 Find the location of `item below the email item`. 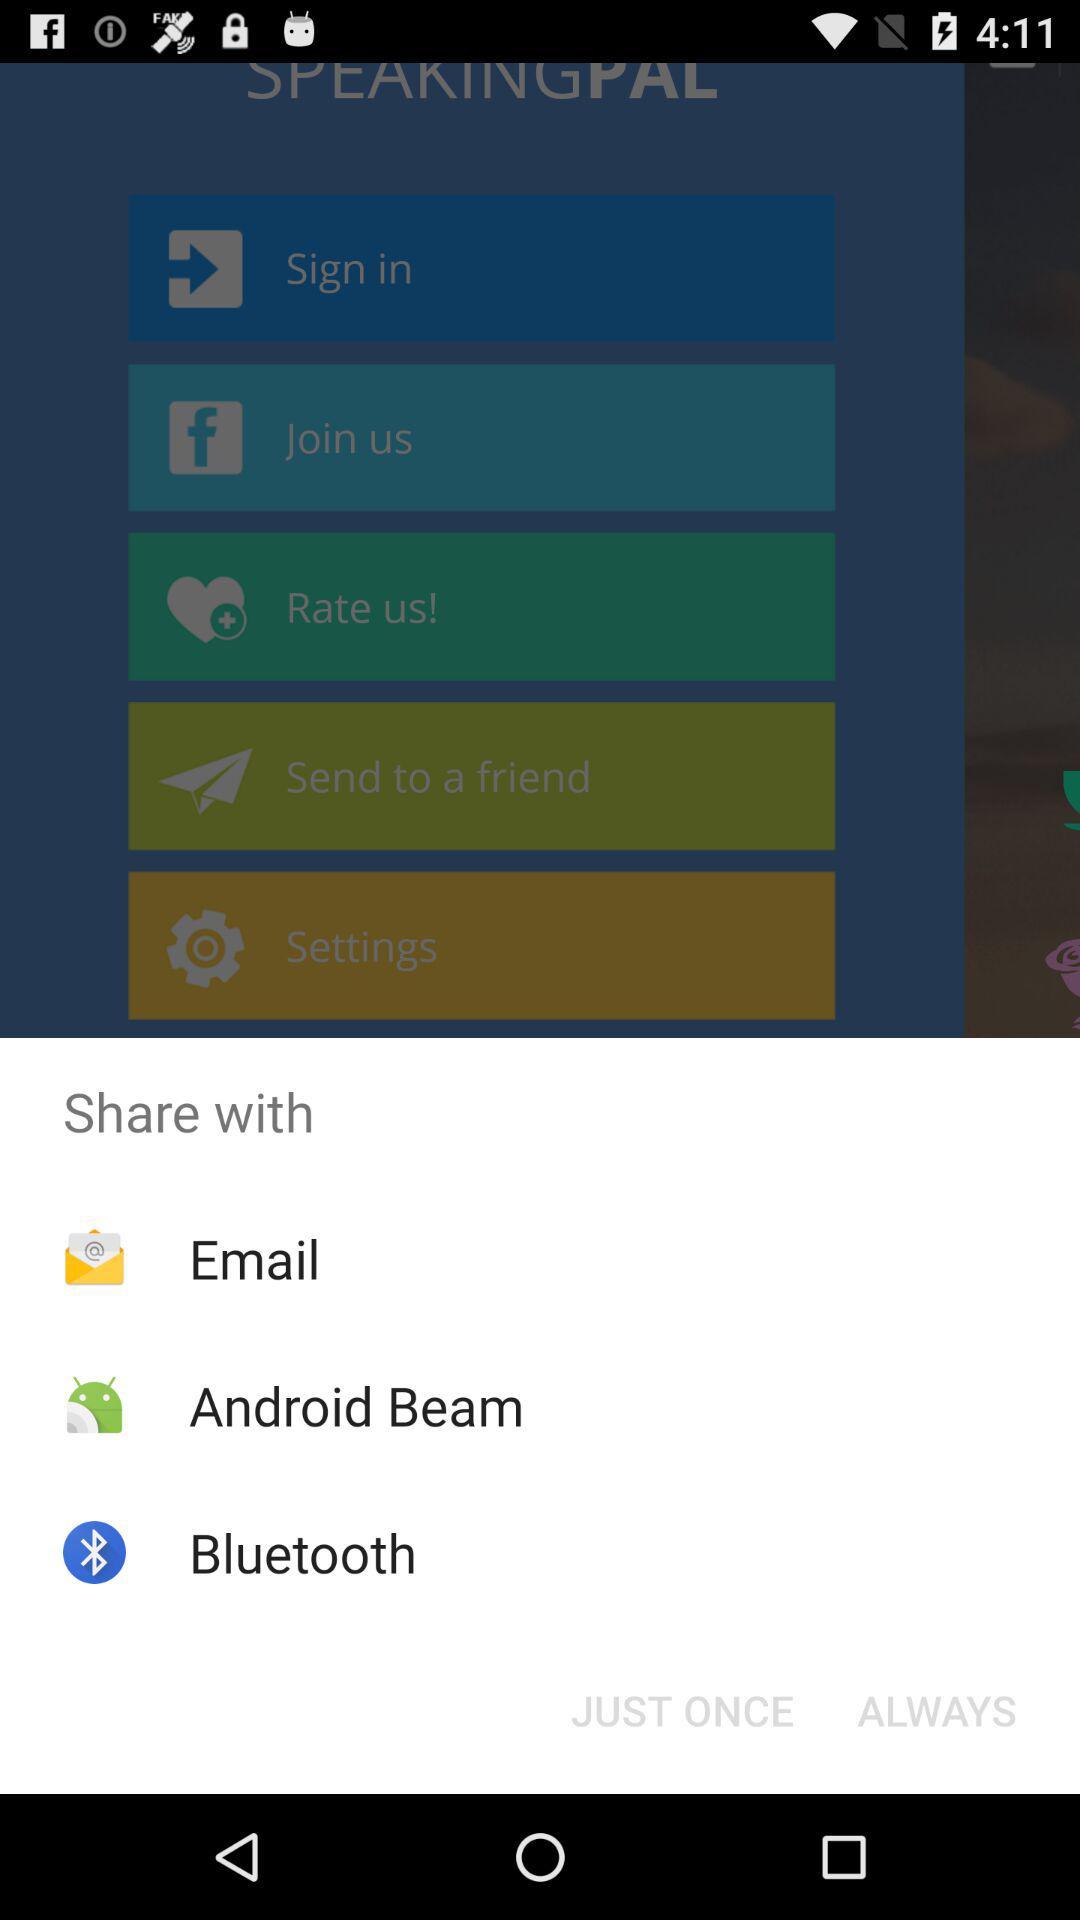

item below the email item is located at coordinates (355, 1404).